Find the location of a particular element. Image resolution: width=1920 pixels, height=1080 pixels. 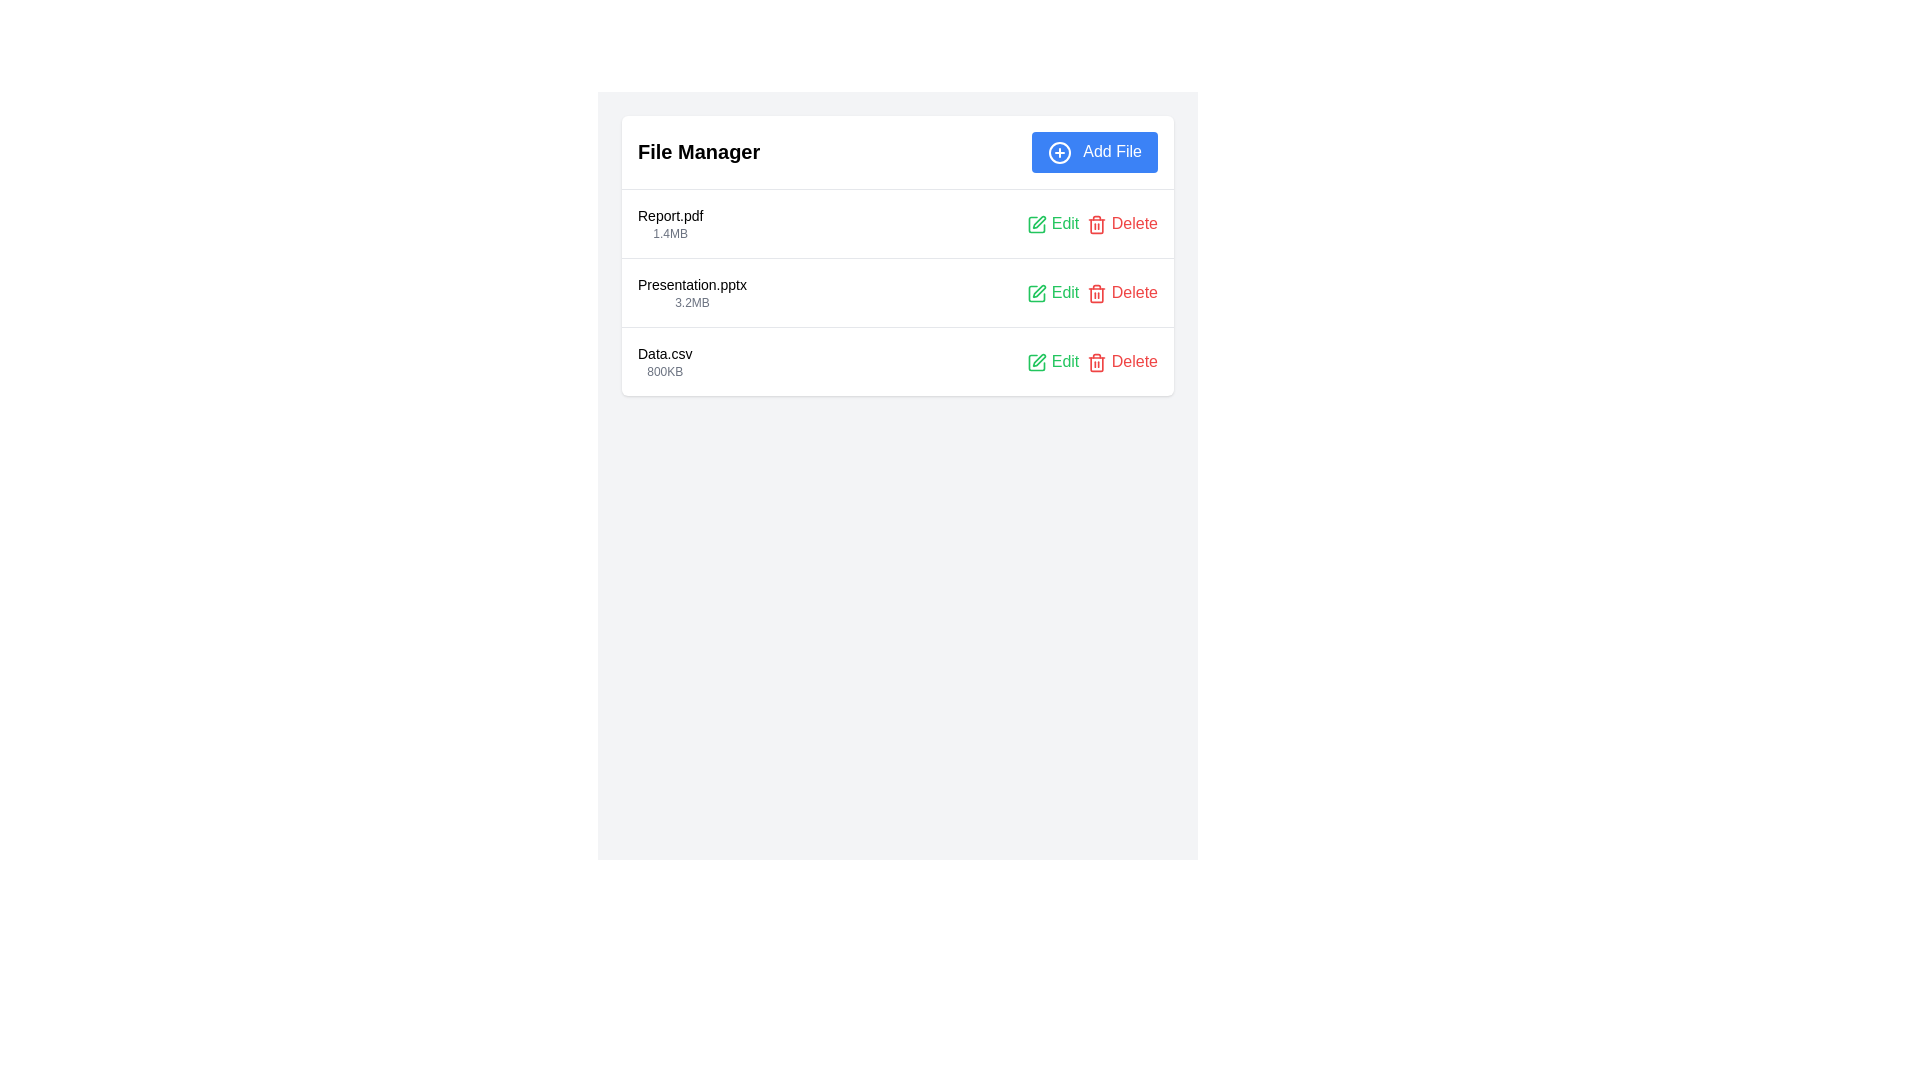

the 'Edit' icon for the file entry labeled 'Presentation.pptx' located in the second row, adjacent to the 'Edit' text and left of the red 'Delete' icon is located at coordinates (1037, 293).